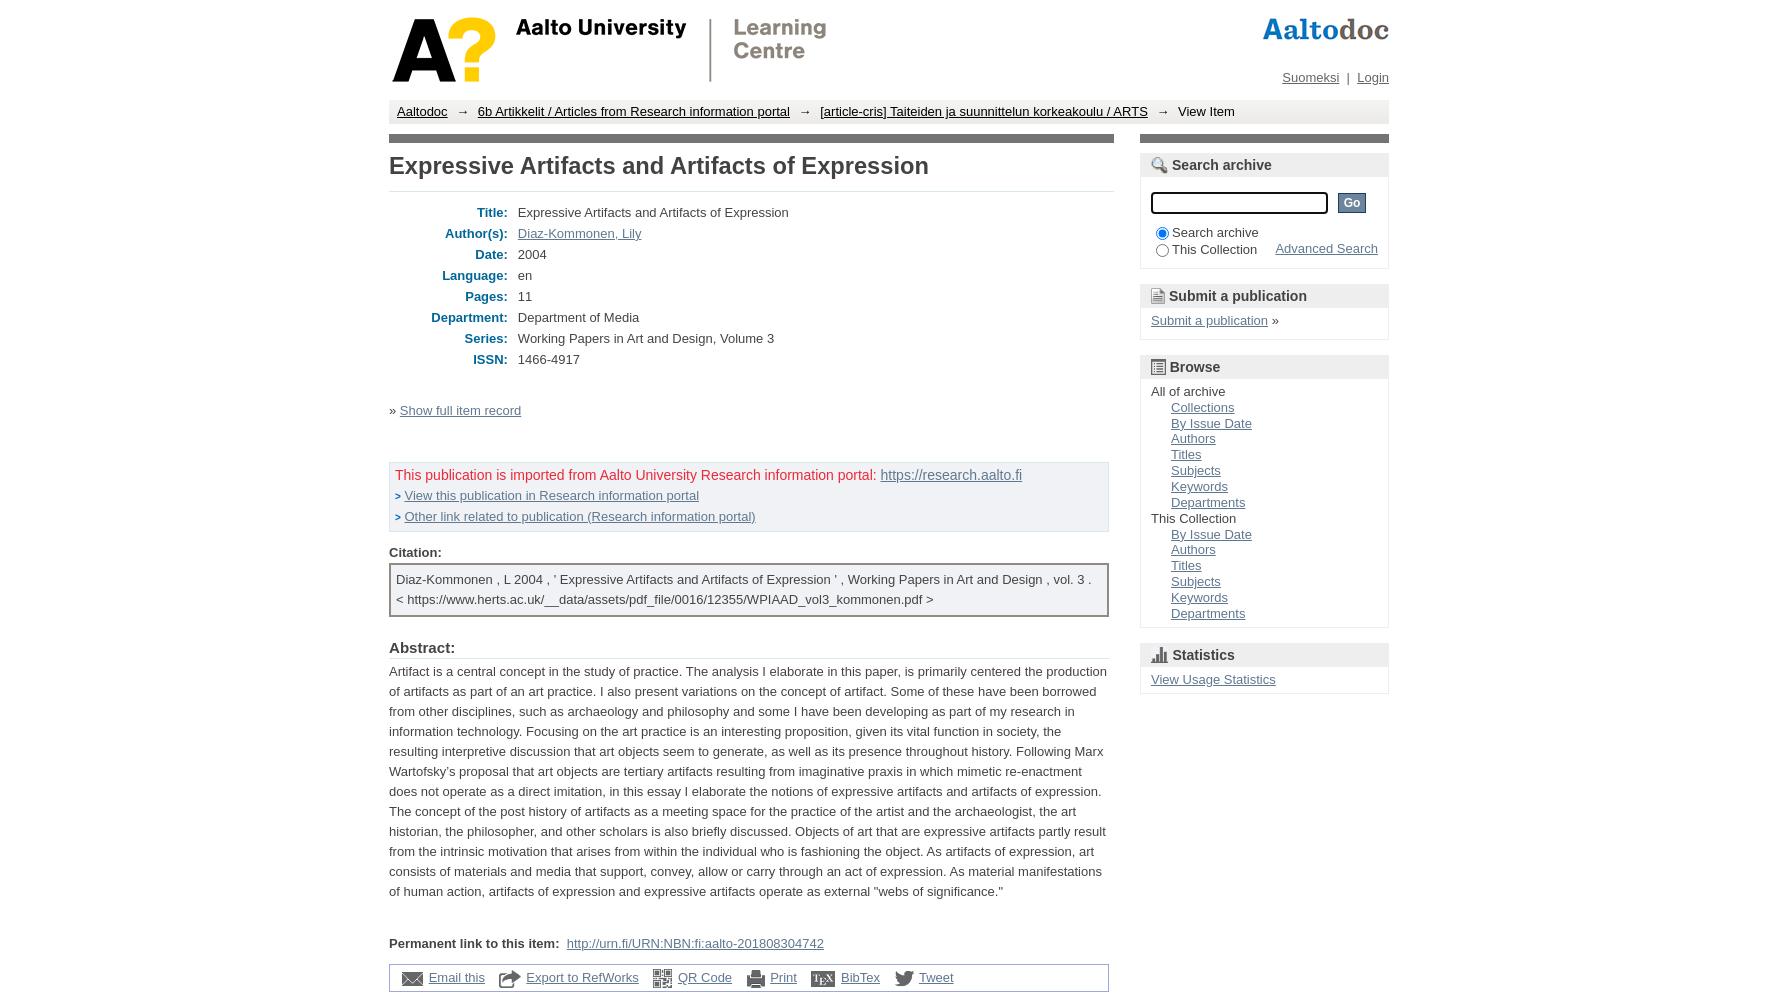  What do you see at coordinates (742, 587) in the screenshot?
I see `'Diaz-Kommonen , L 2004 , ' Expressive Artifacts and Artifacts of Expression ' , Working Papers in Art and Design , vol. 3 . < https://www.herts.ac.uk/__data/assets/pdf_file/0016/12355/WPIAAD_vol3_kommonen.pdf >'` at bounding box center [742, 587].